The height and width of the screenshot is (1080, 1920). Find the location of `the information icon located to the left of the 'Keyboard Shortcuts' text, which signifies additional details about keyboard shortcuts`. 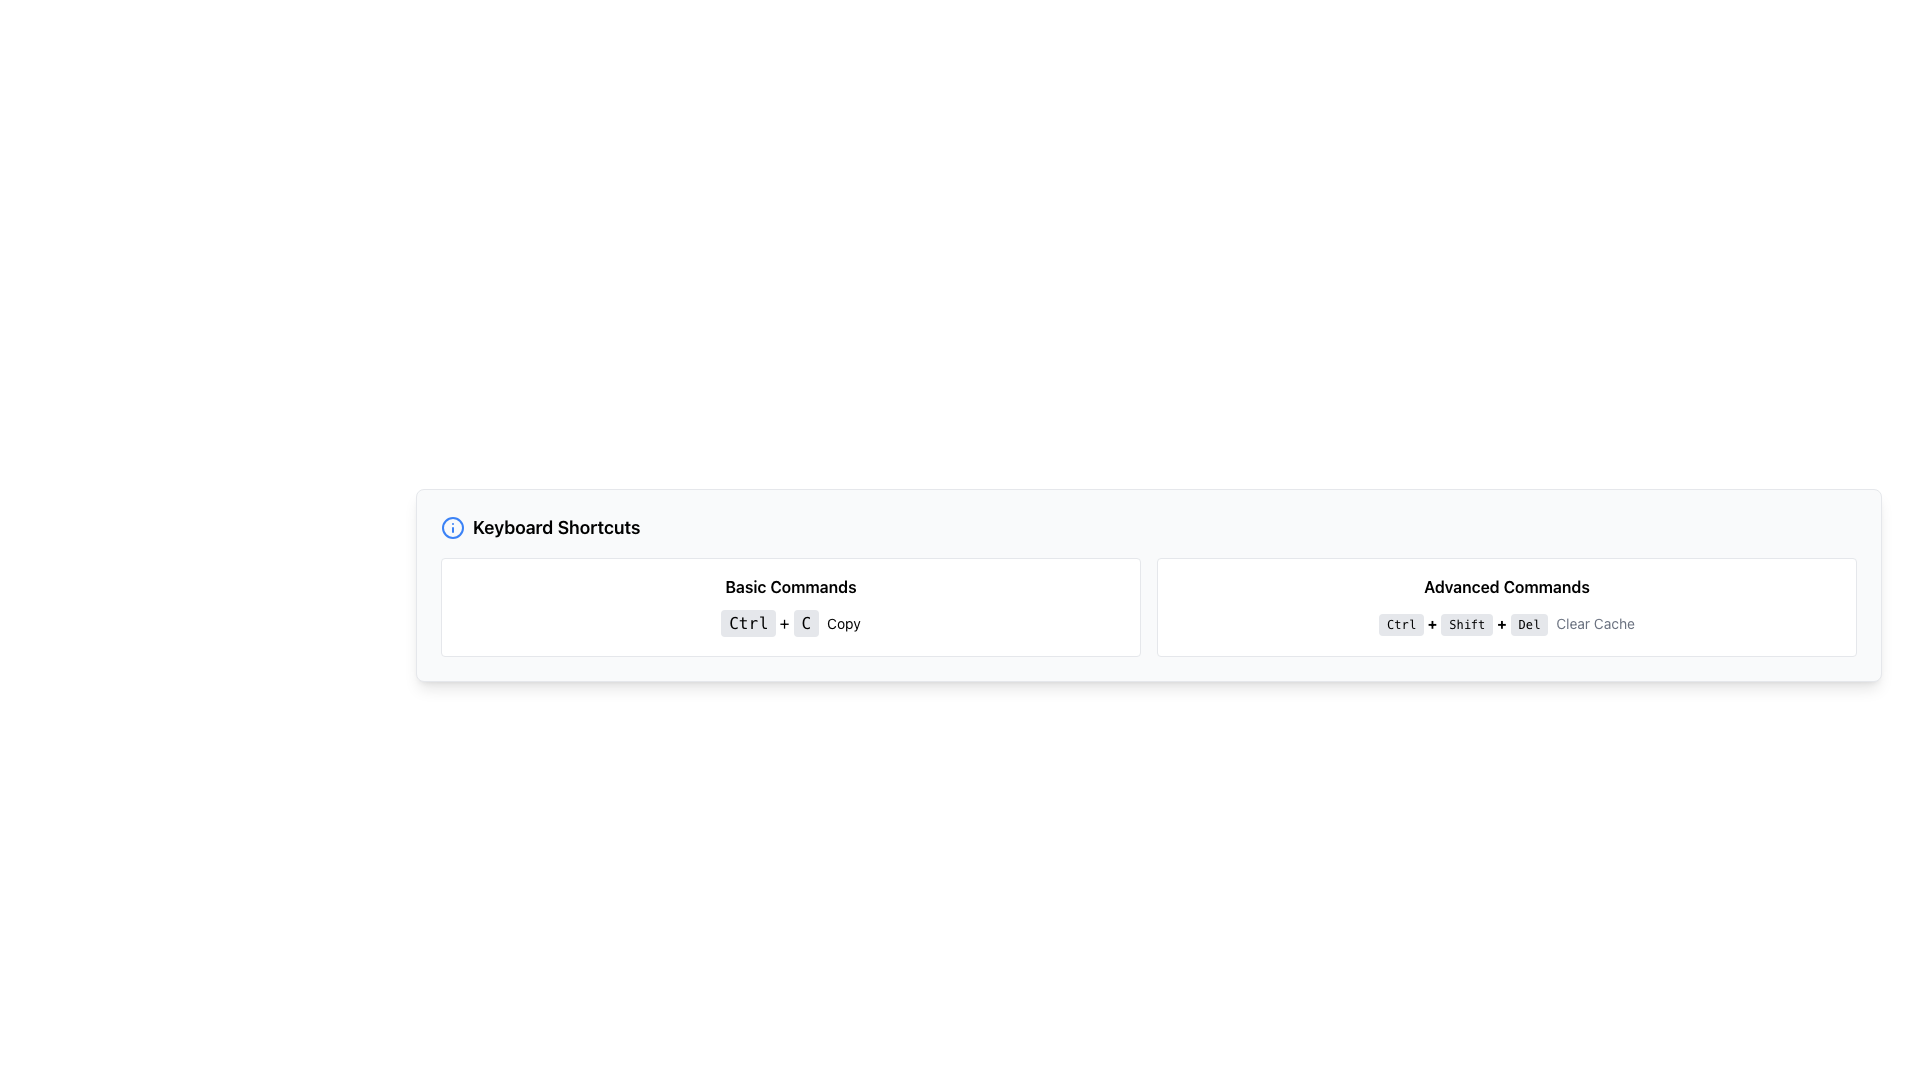

the information icon located to the left of the 'Keyboard Shortcuts' text, which signifies additional details about keyboard shortcuts is located at coordinates (451, 527).